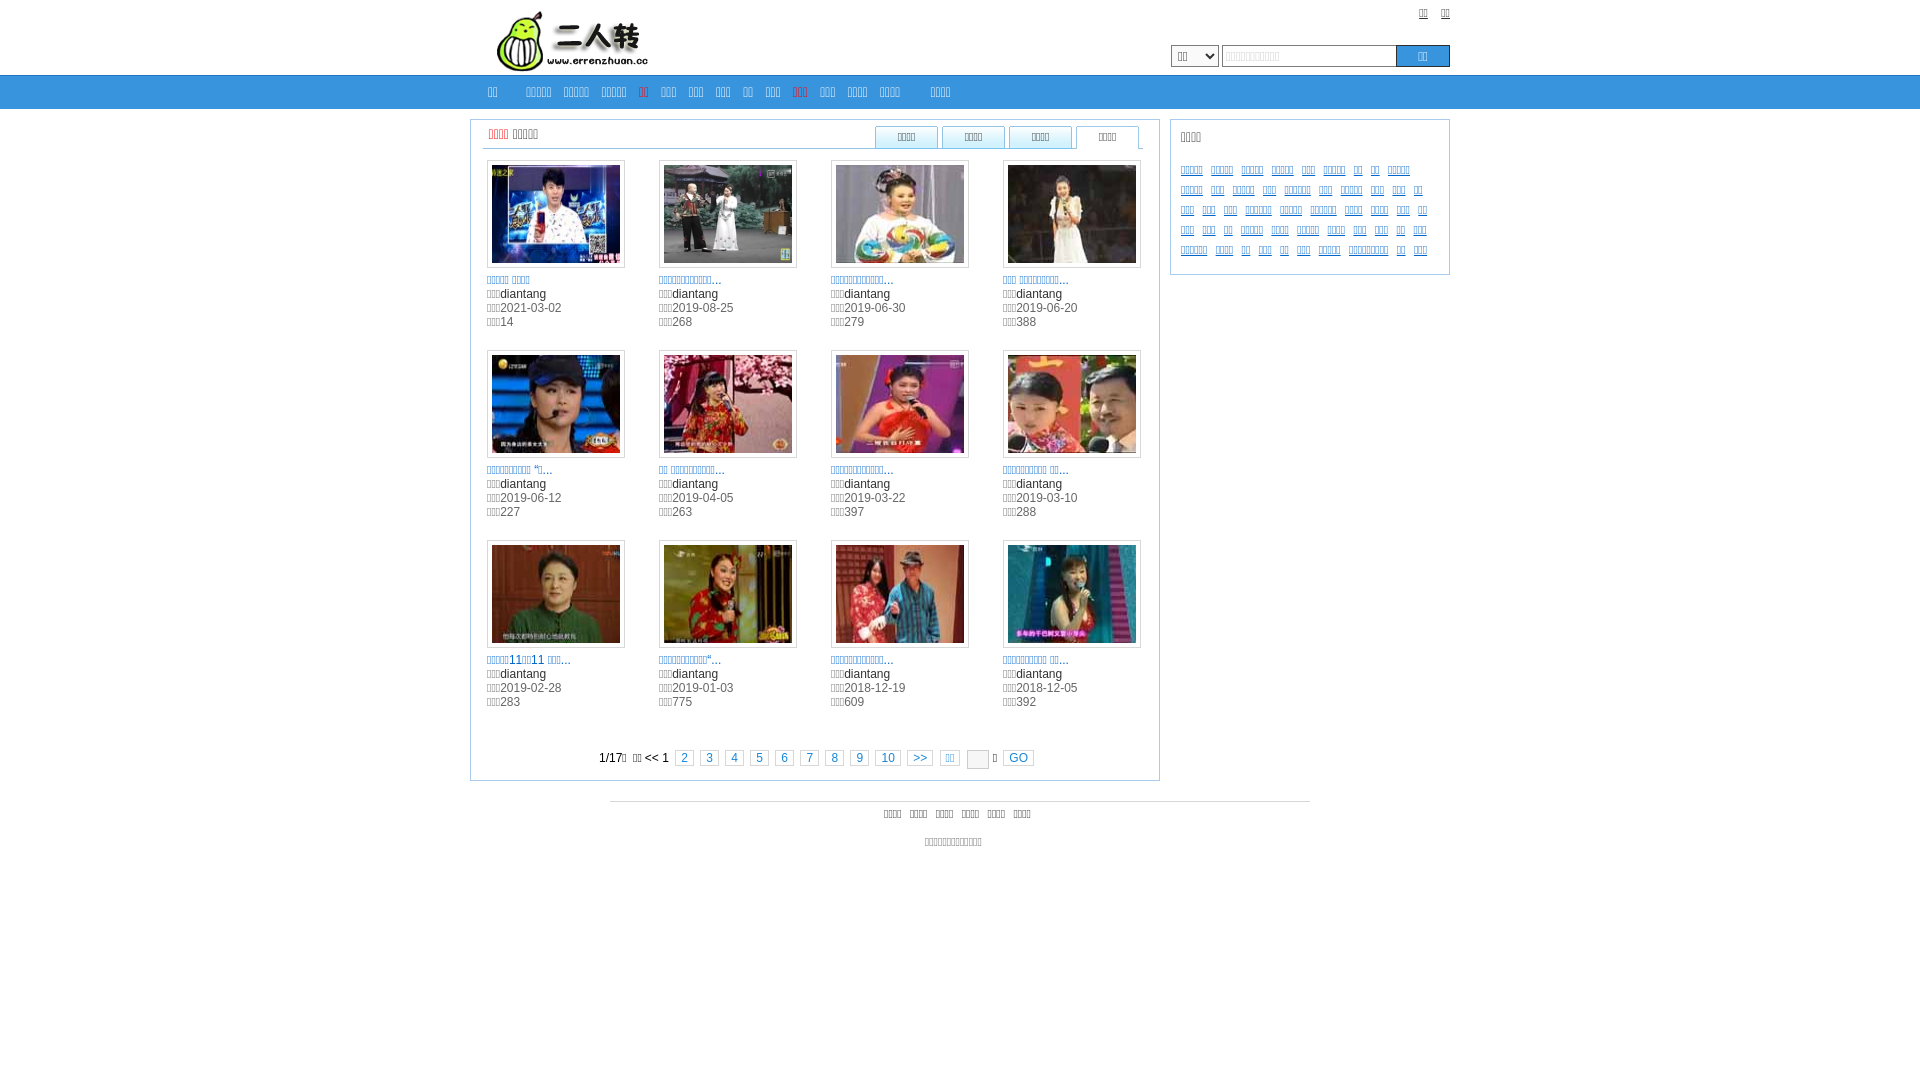  Describe the element at coordinates (733, 758) in the screenshot. I see `'4'` at that location.